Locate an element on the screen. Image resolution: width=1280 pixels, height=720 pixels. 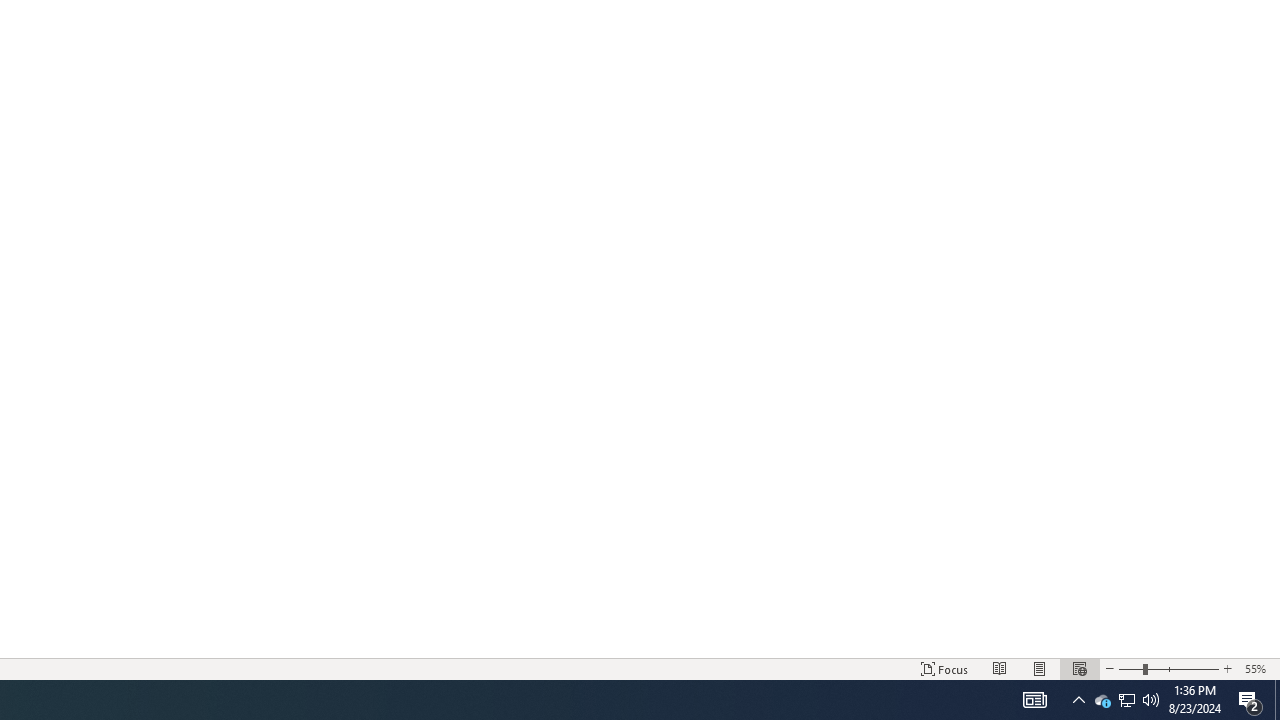
'Focus ' is located at coordinates (943, 669).